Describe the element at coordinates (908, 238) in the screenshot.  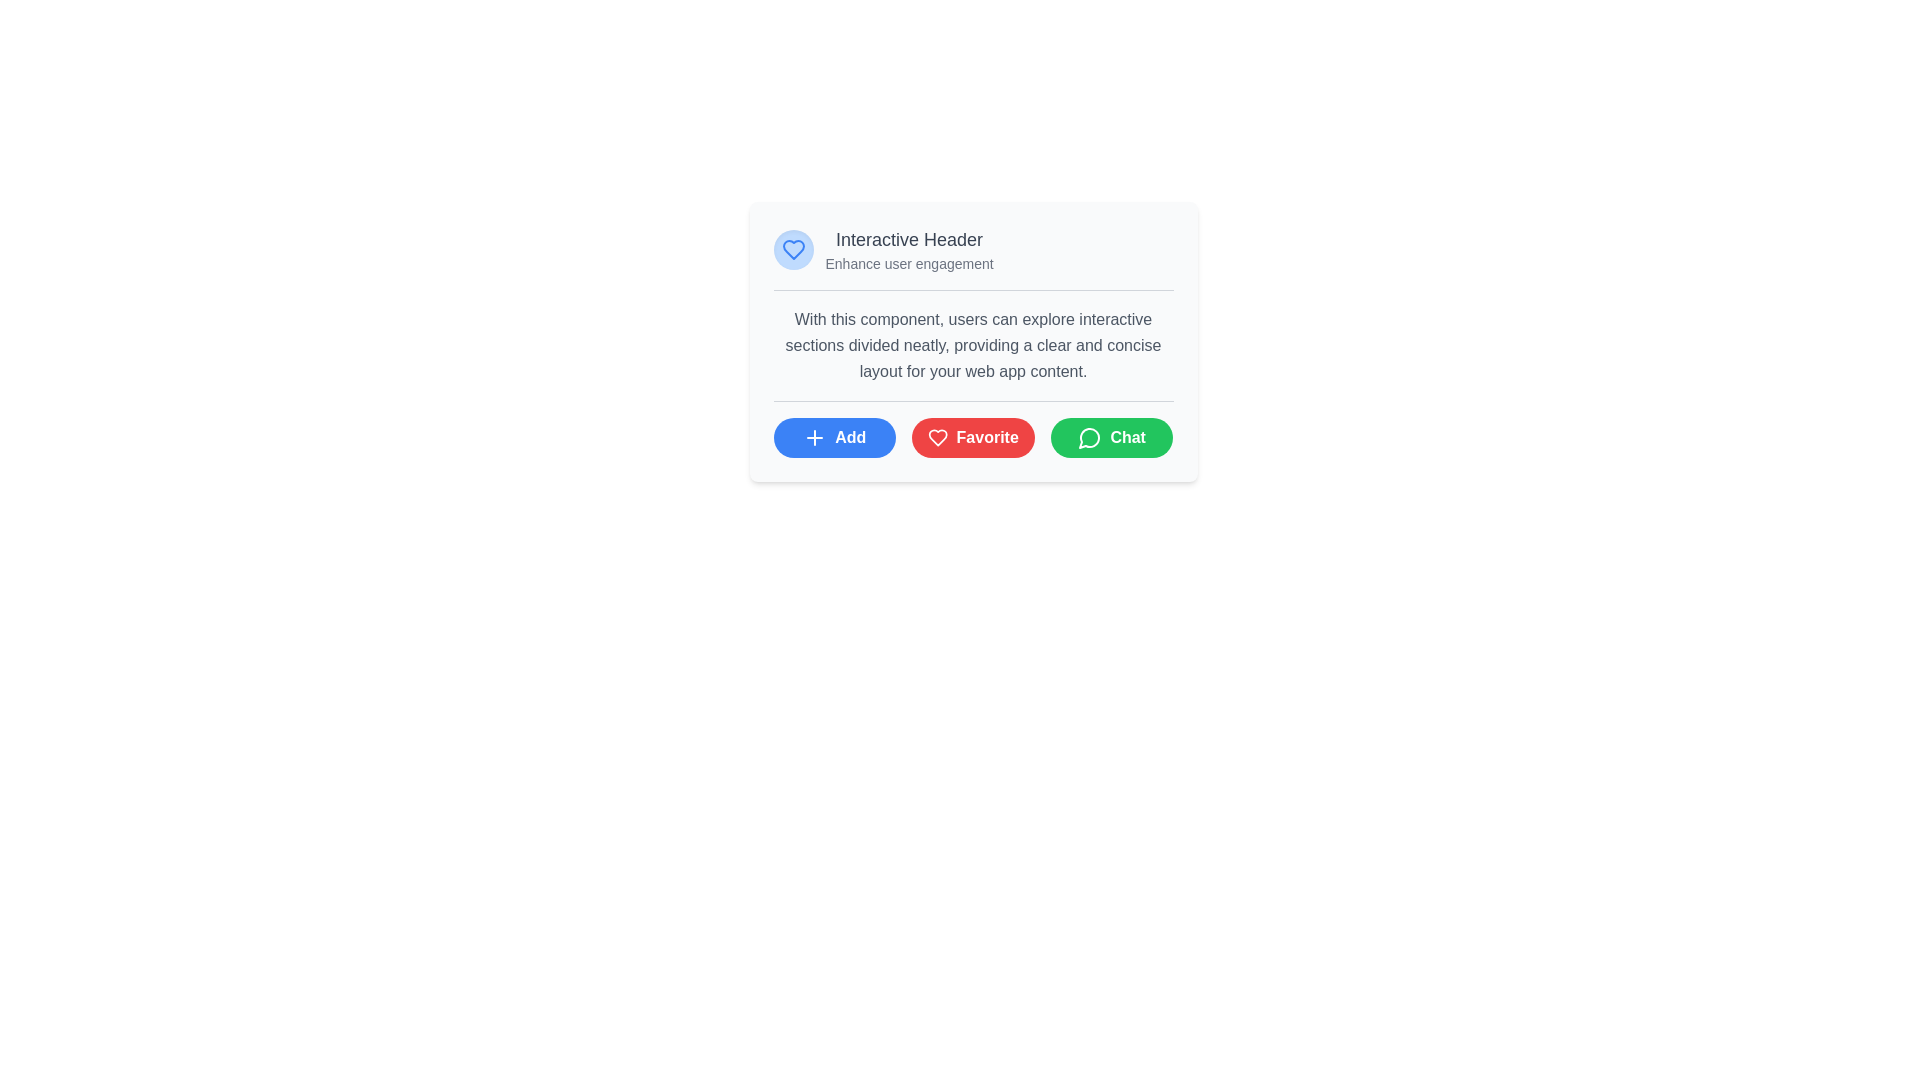
I see `the text label that reads 'Interactive Header', which is prominently styled and located at the top of its card-like section` at that location.